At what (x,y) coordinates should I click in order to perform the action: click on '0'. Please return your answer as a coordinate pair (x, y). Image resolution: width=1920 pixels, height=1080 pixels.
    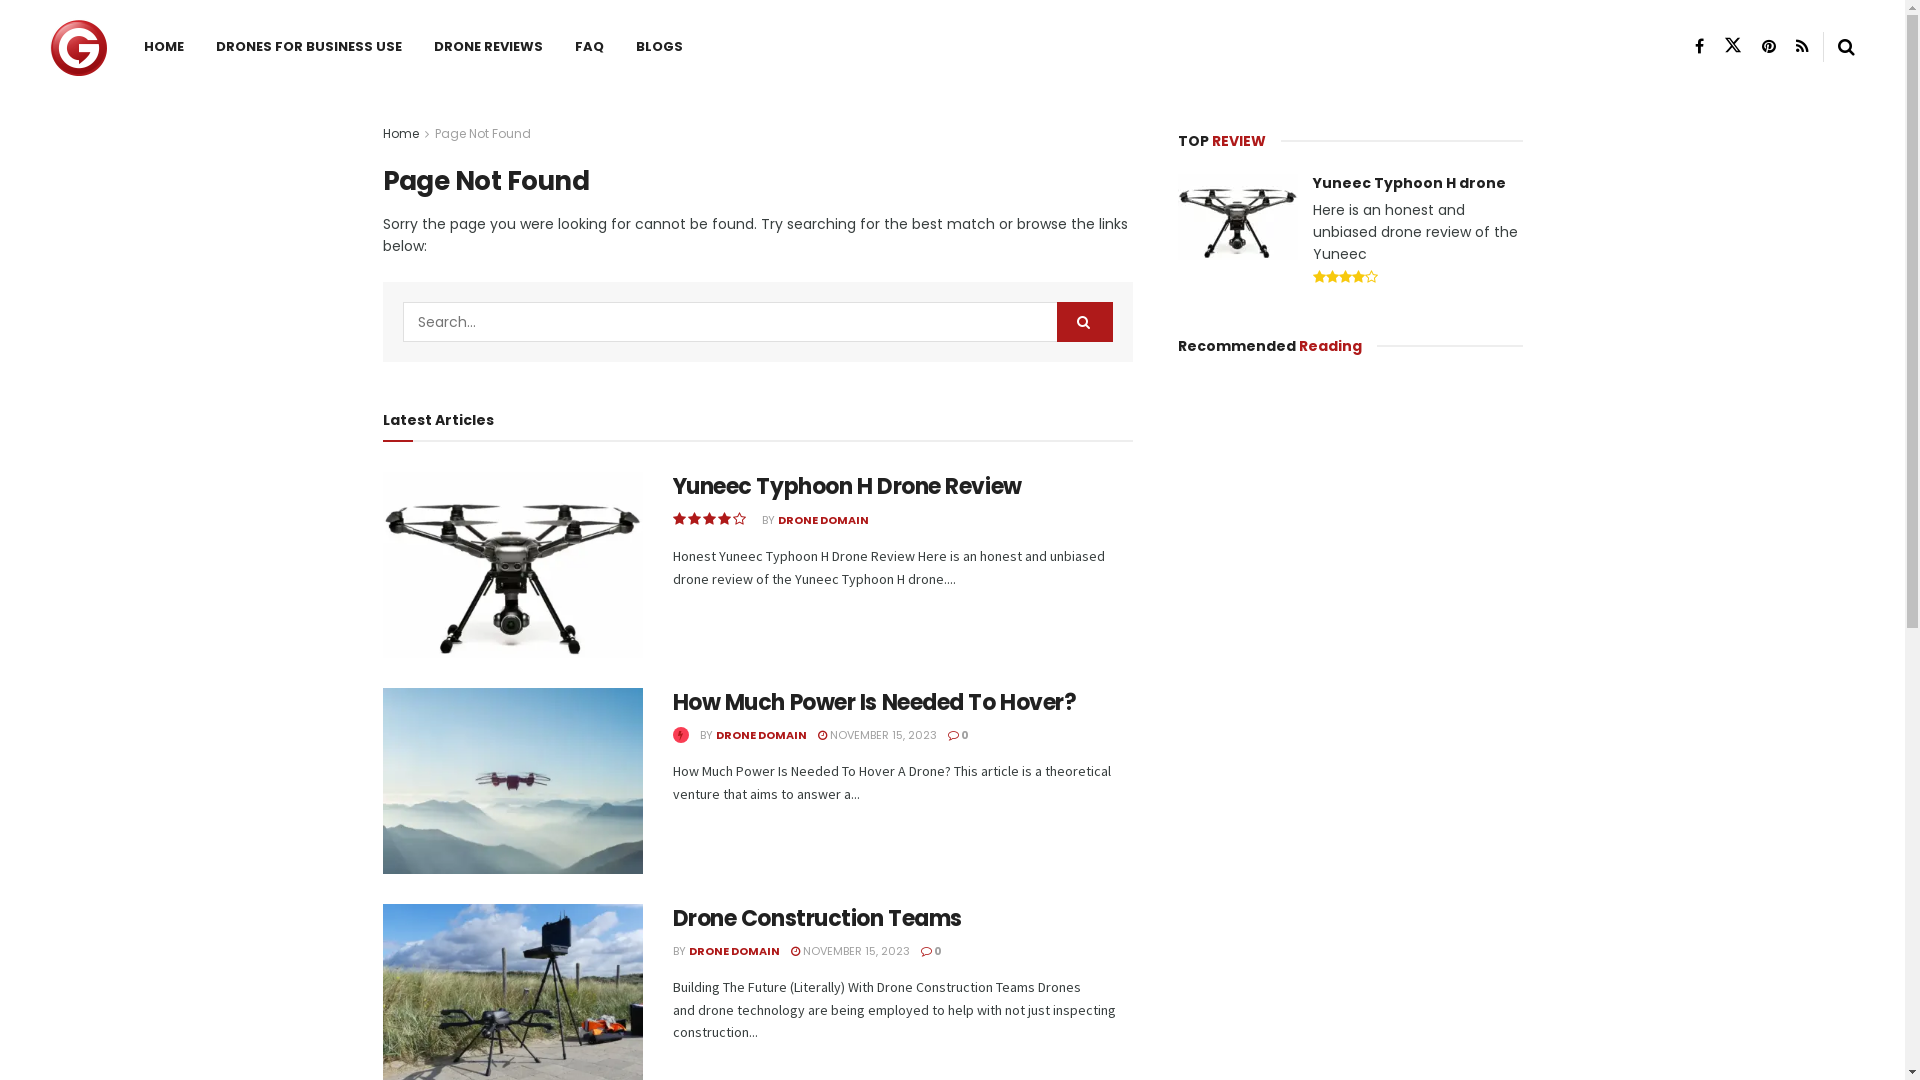
    Looking at the image, I should click on (957, 735).